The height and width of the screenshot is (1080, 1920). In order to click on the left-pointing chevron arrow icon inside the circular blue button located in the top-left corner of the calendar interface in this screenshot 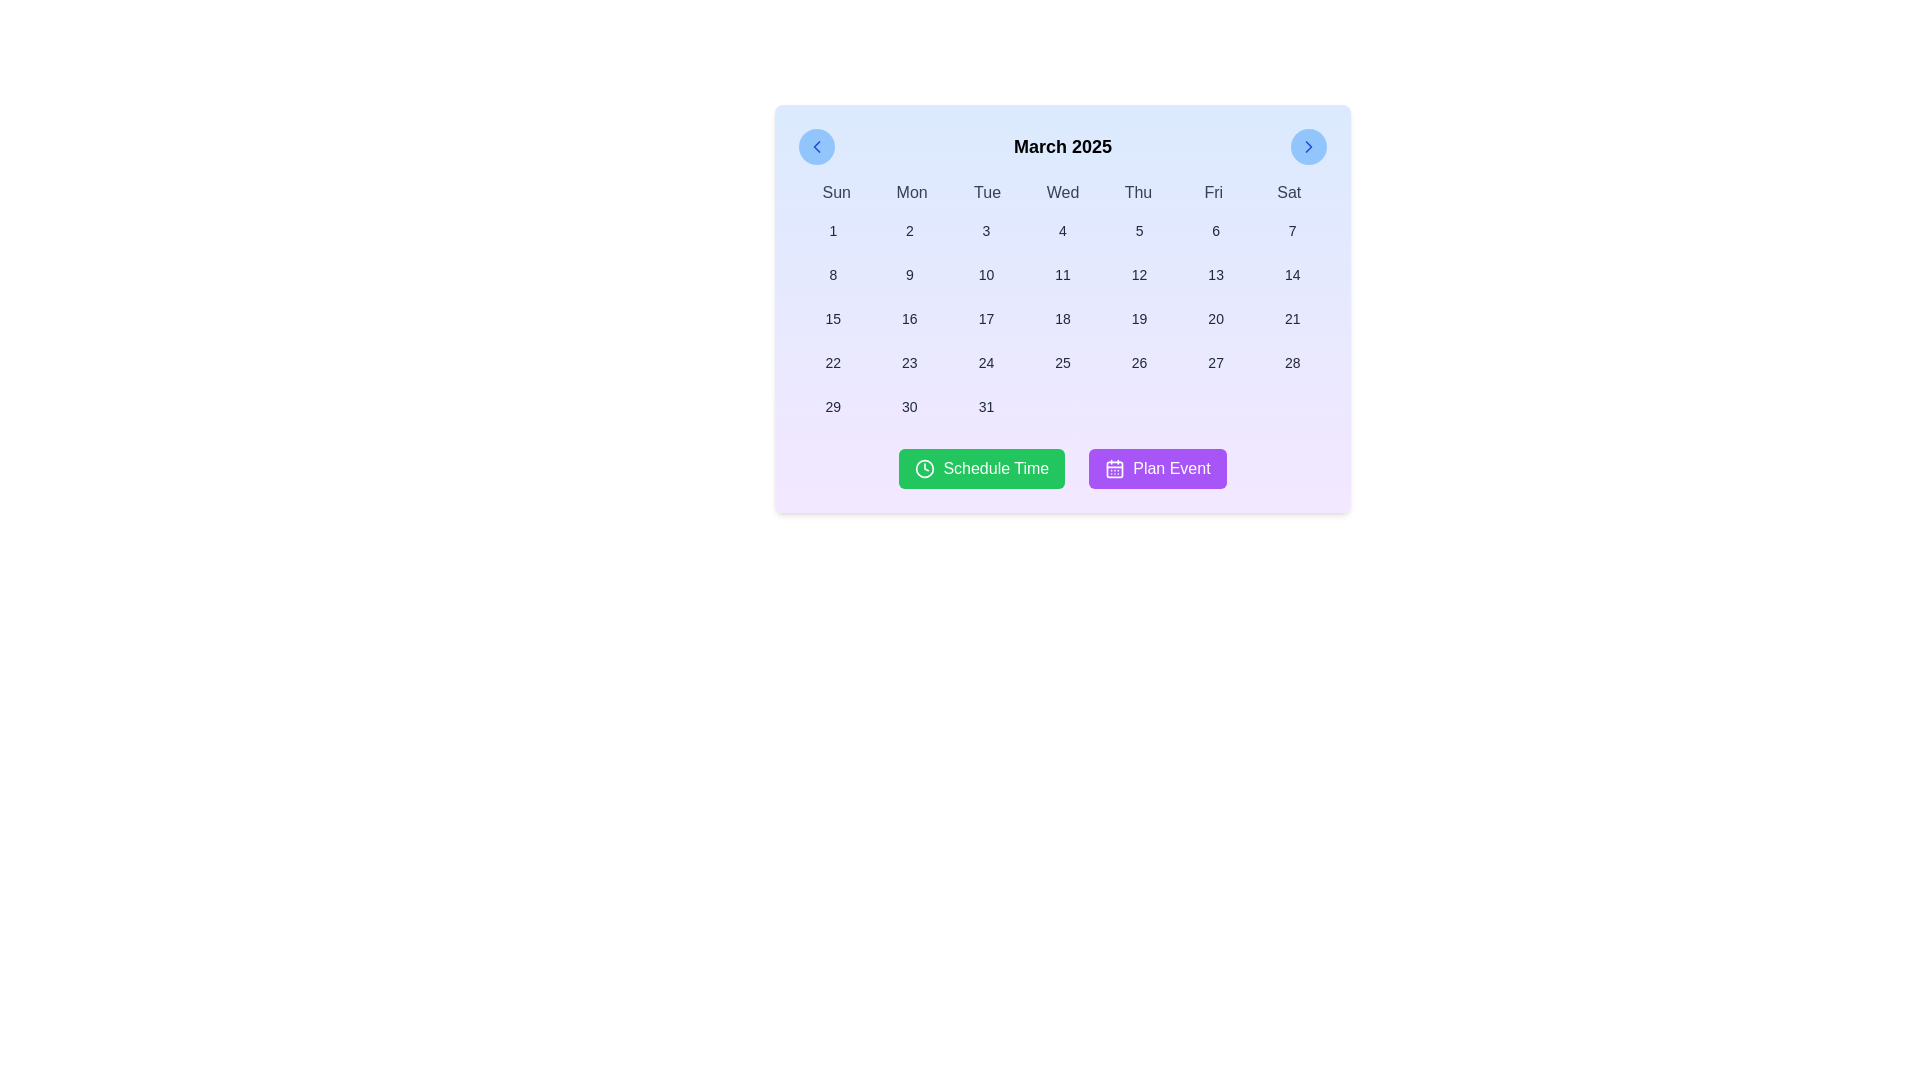, I will do `click(816, 145)`.